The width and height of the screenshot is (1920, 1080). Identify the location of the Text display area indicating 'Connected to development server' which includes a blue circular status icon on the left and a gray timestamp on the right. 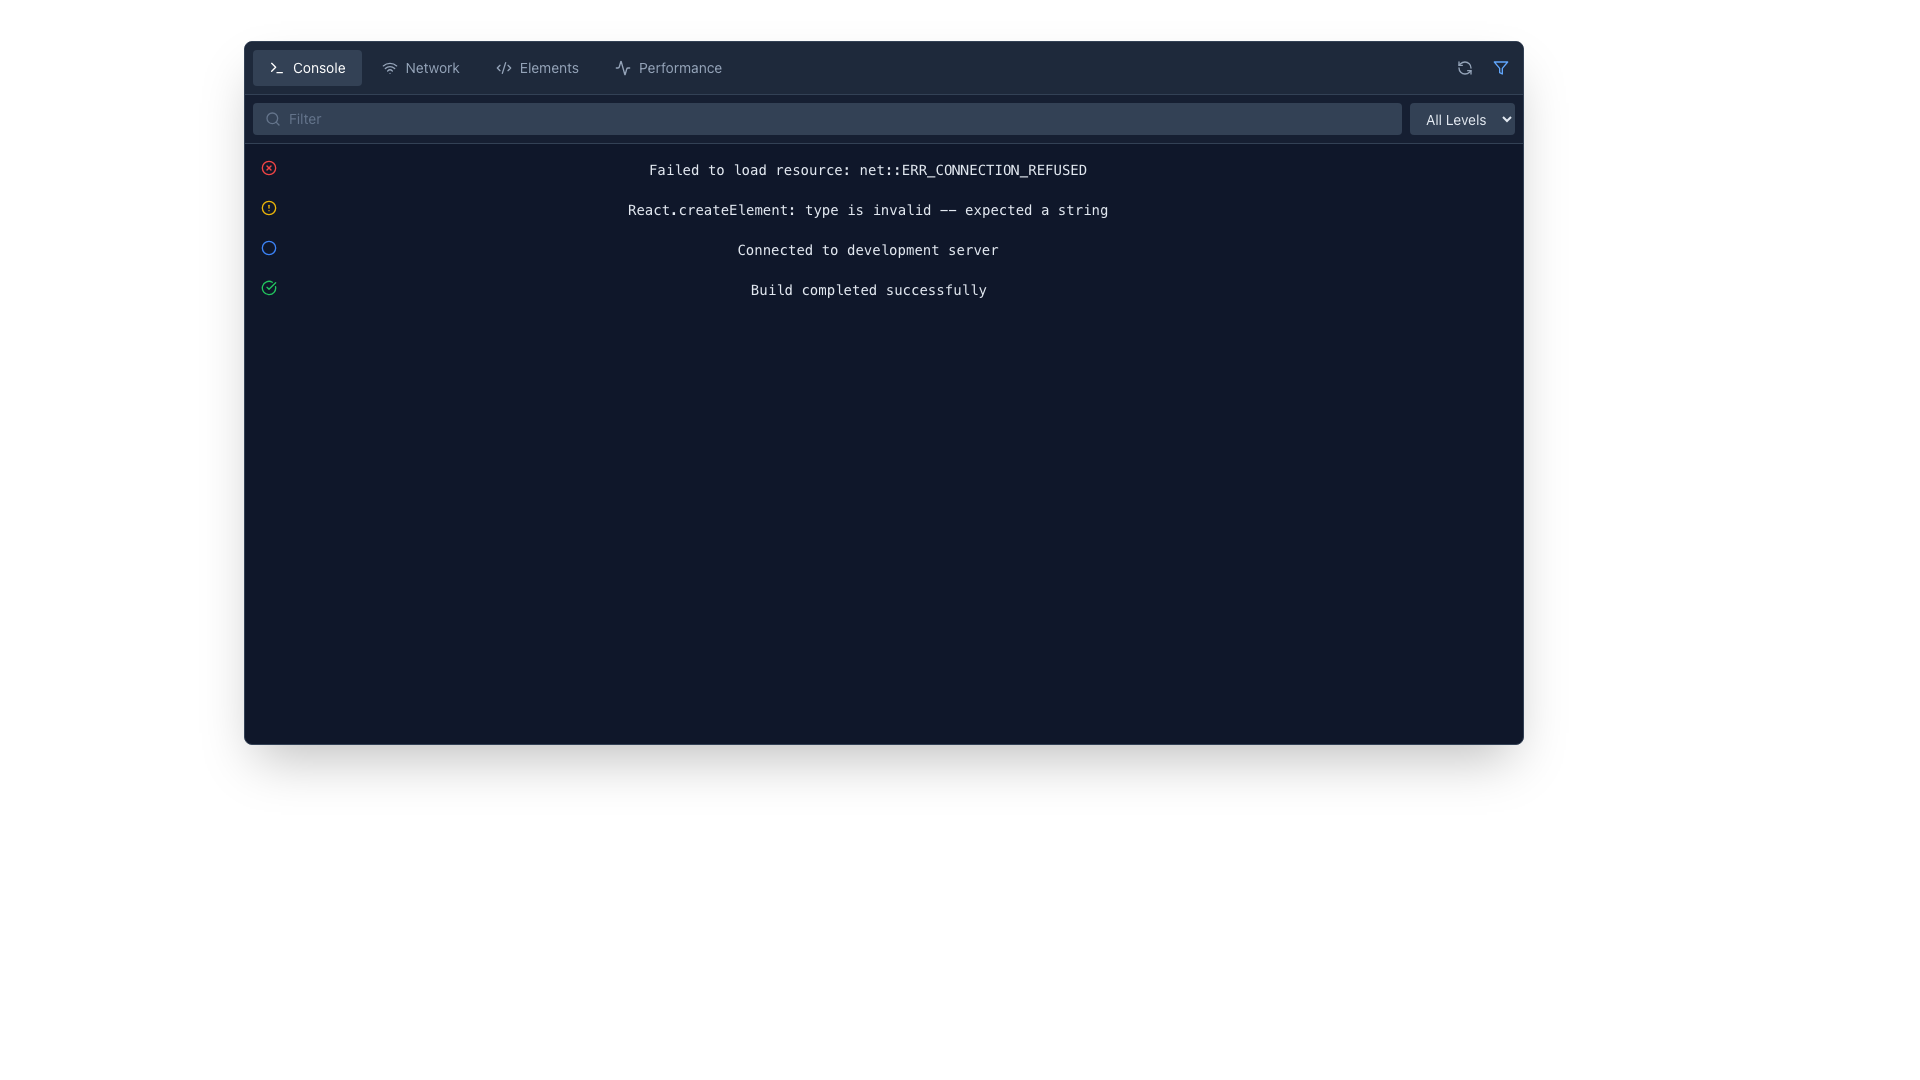
(882, 249).